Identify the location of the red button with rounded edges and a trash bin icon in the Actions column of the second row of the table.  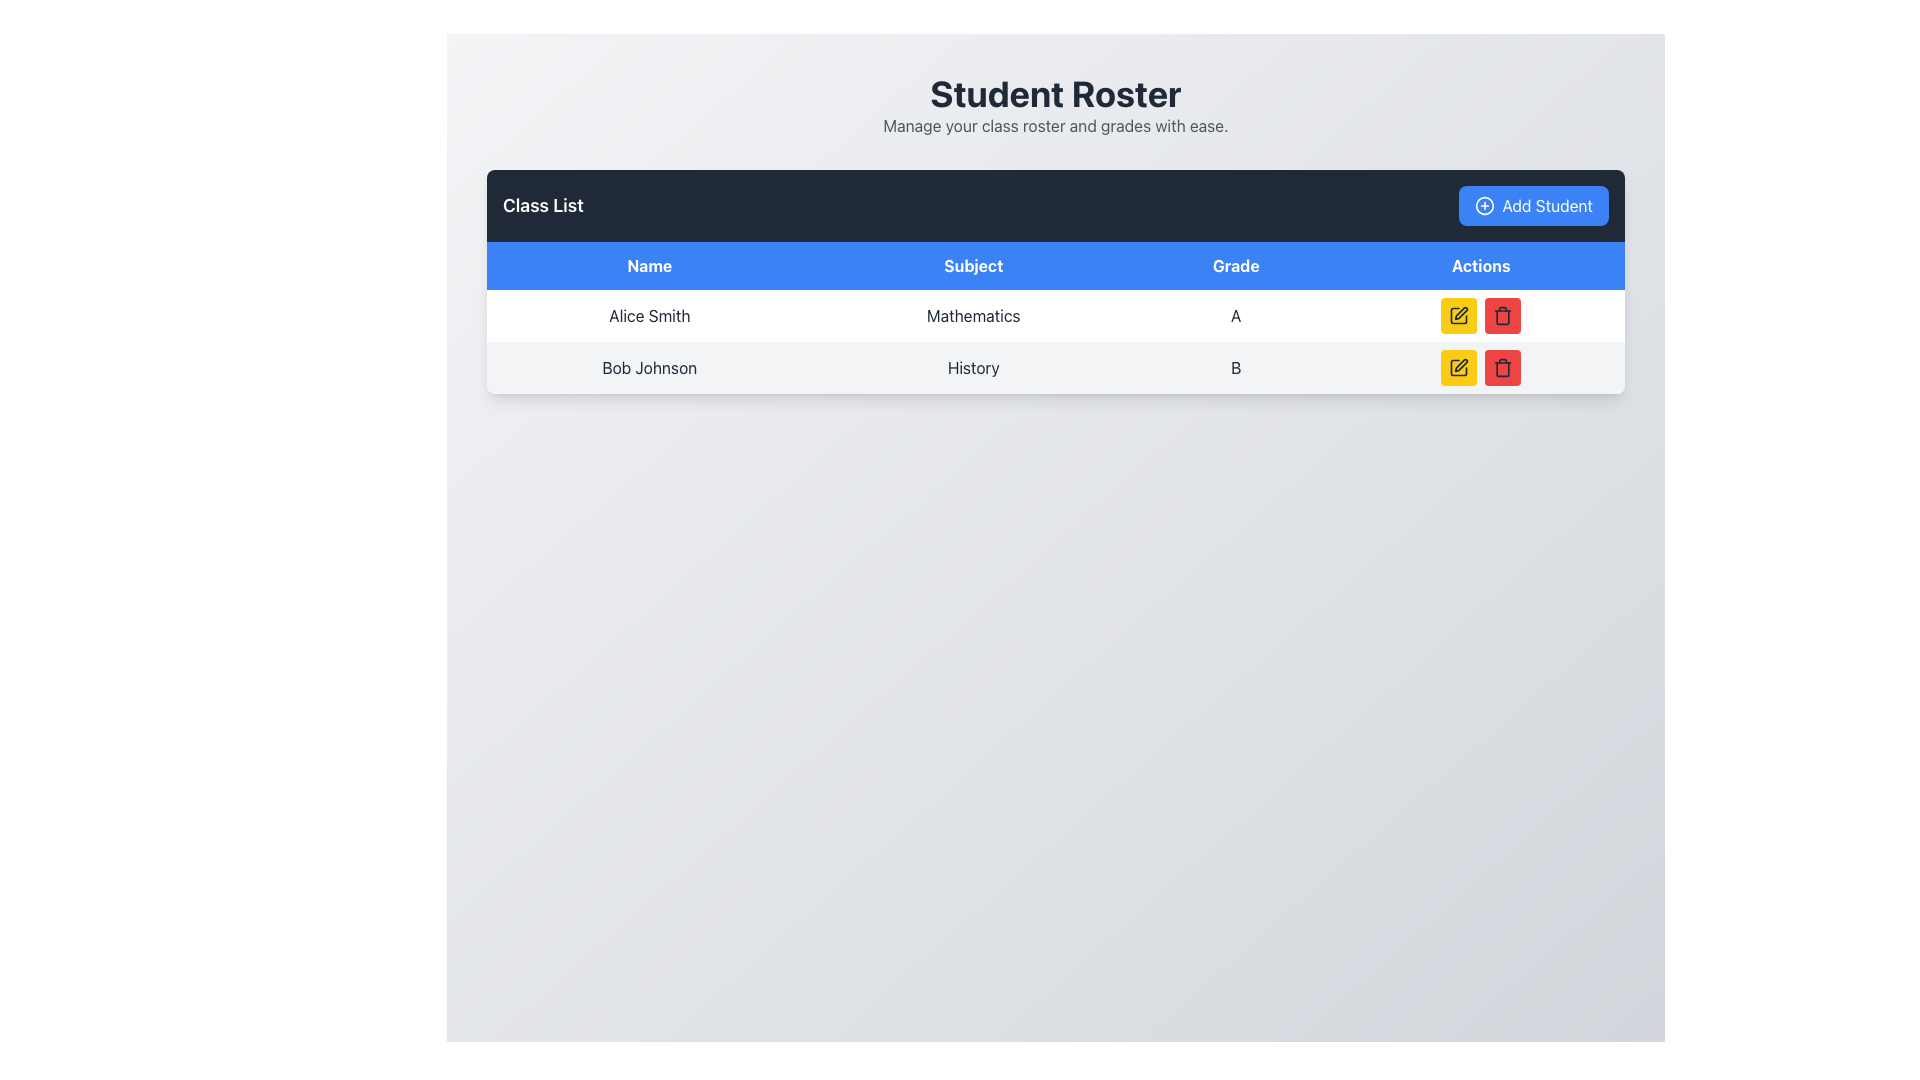
(1503, 367).